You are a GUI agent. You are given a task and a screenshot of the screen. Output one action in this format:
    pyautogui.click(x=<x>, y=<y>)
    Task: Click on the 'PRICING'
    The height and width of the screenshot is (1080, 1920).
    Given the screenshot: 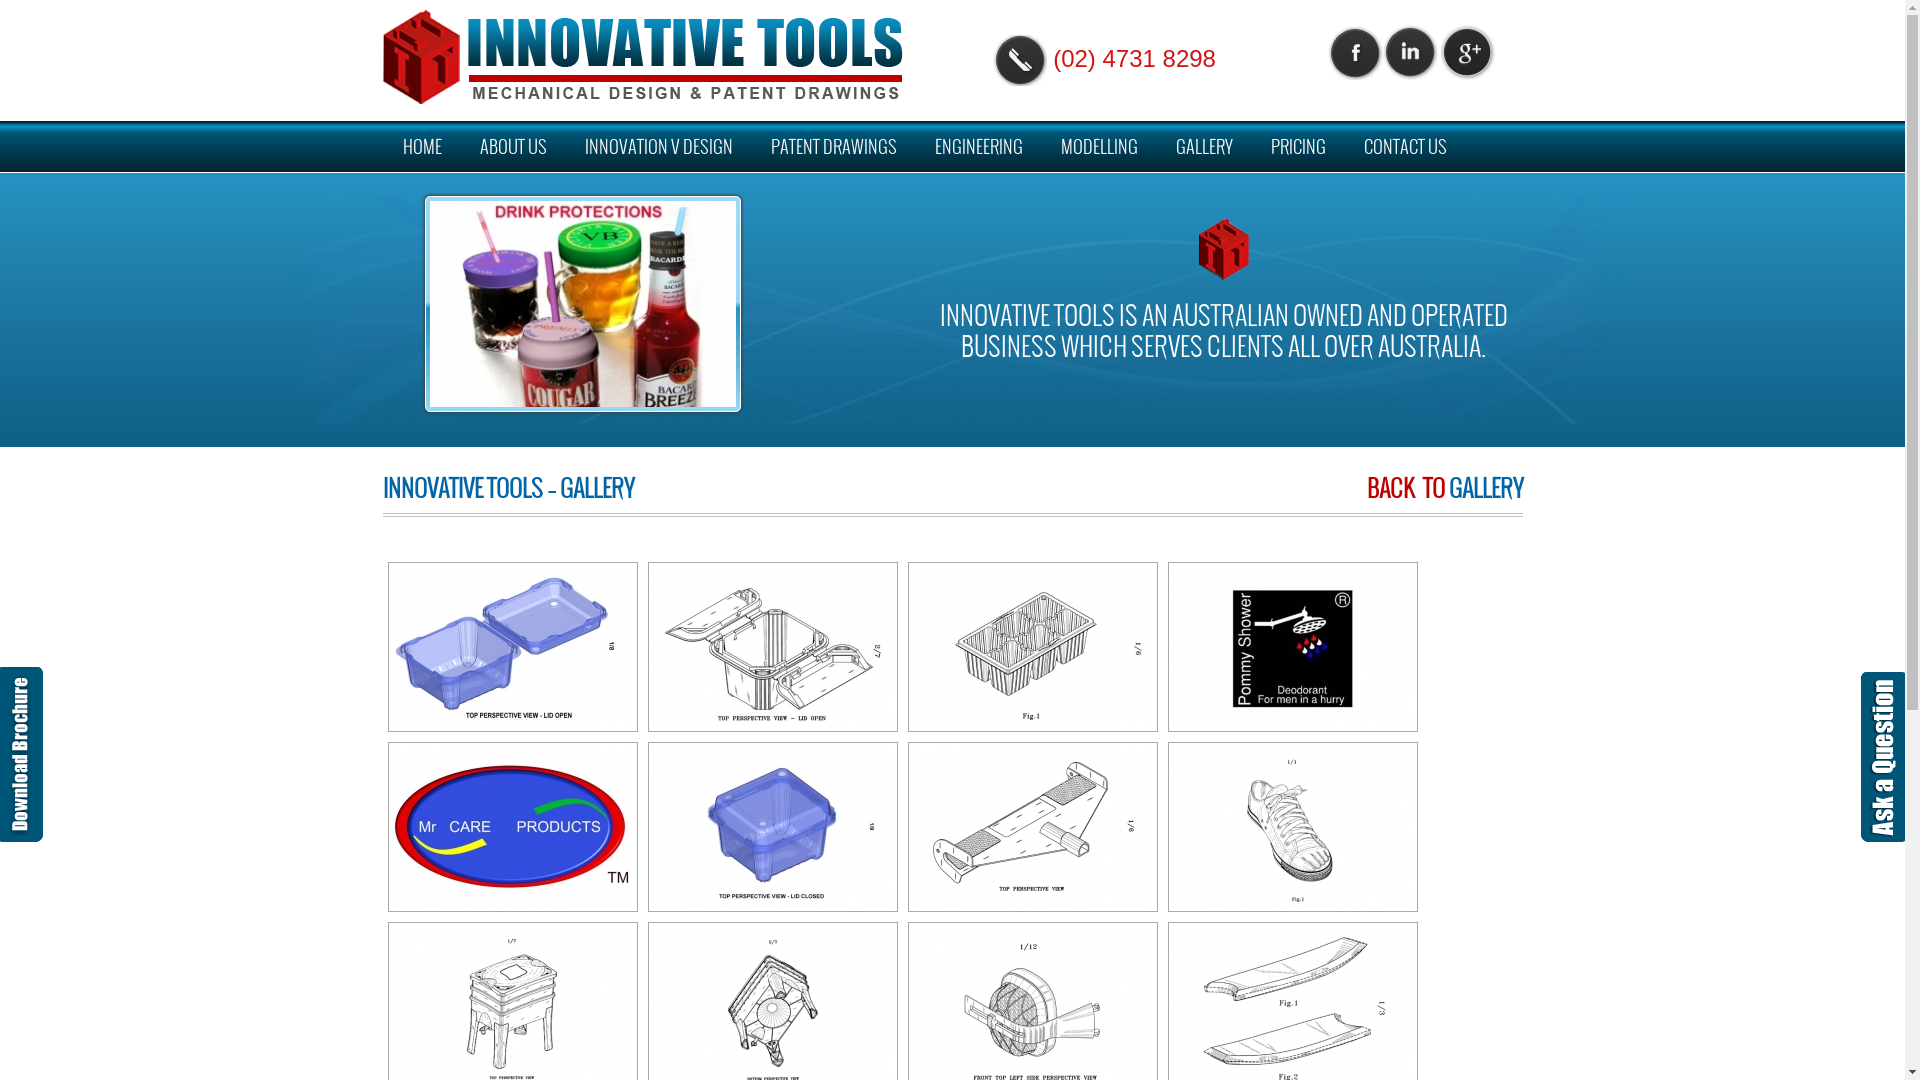 What is the action you would take?
    pyautogui.click(x=1297, y=145)
    